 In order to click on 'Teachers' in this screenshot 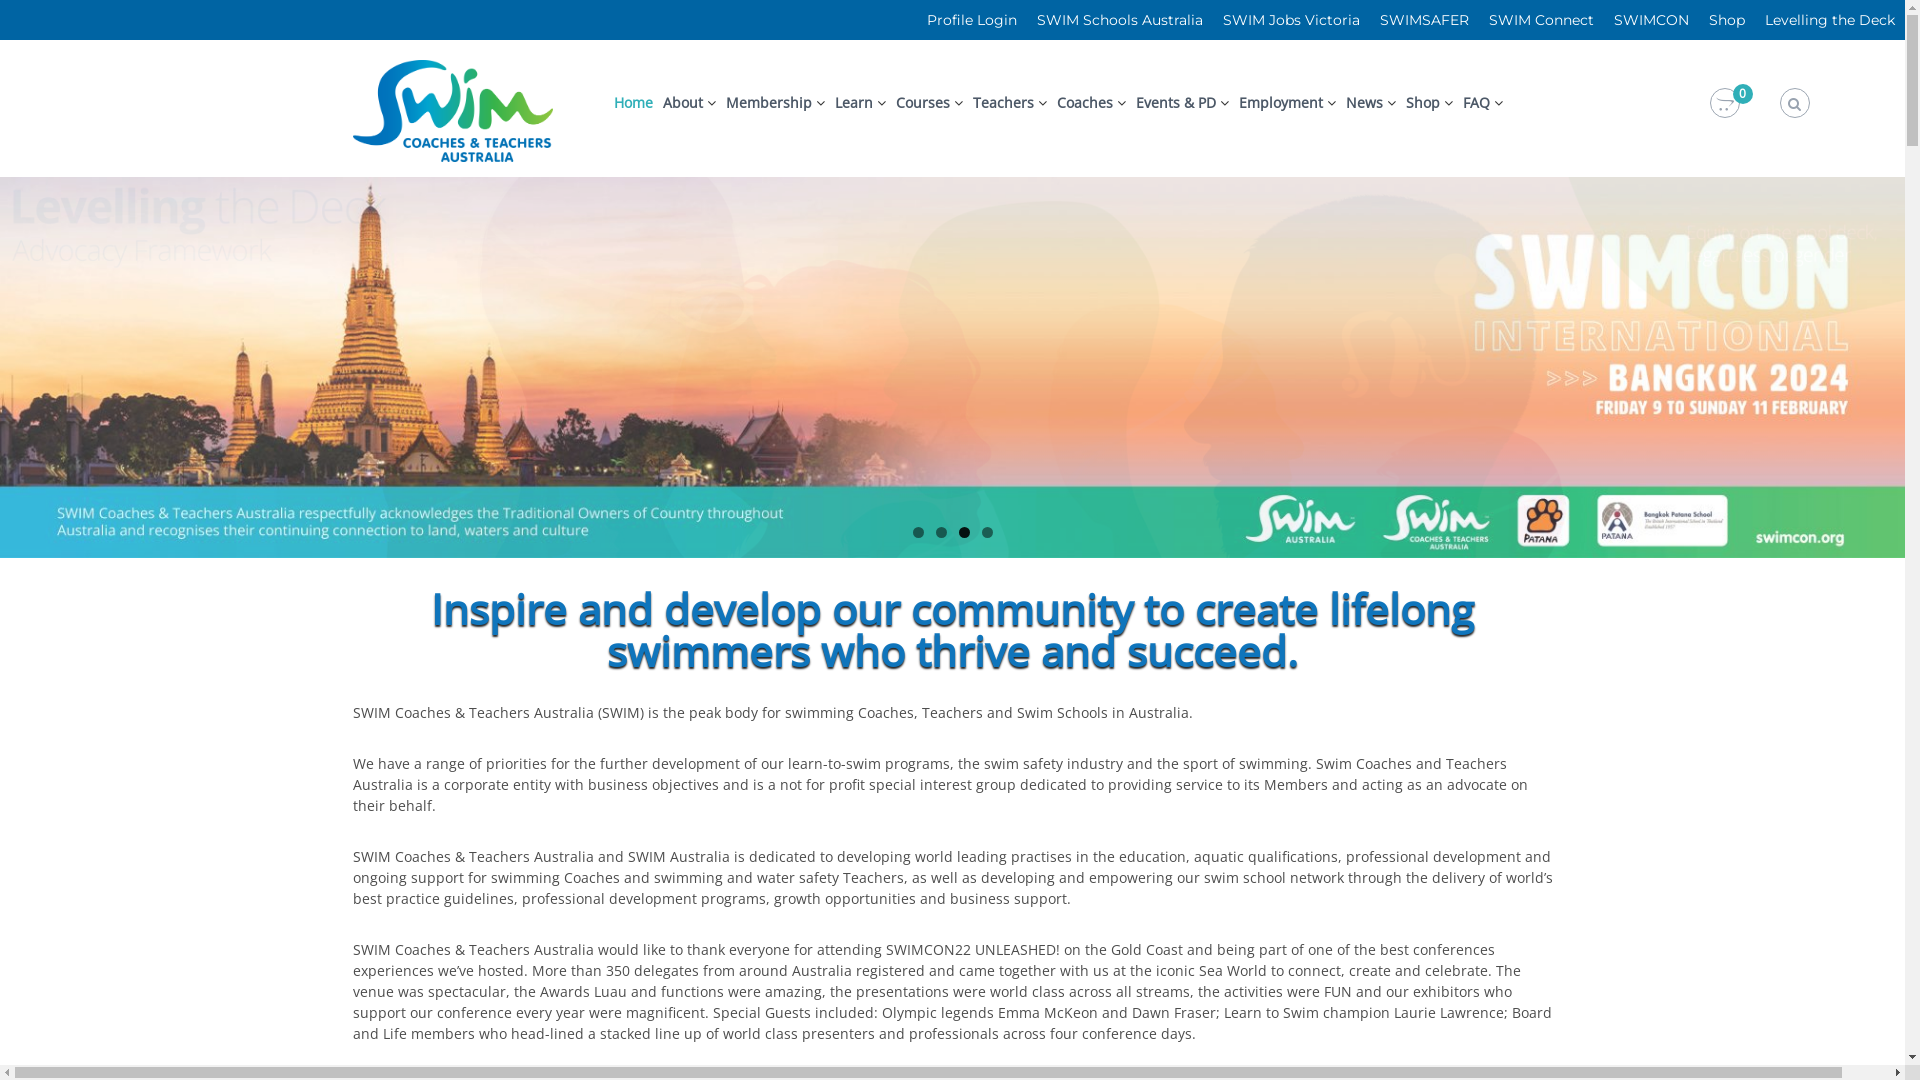, I will do `click(1003, 102)`.